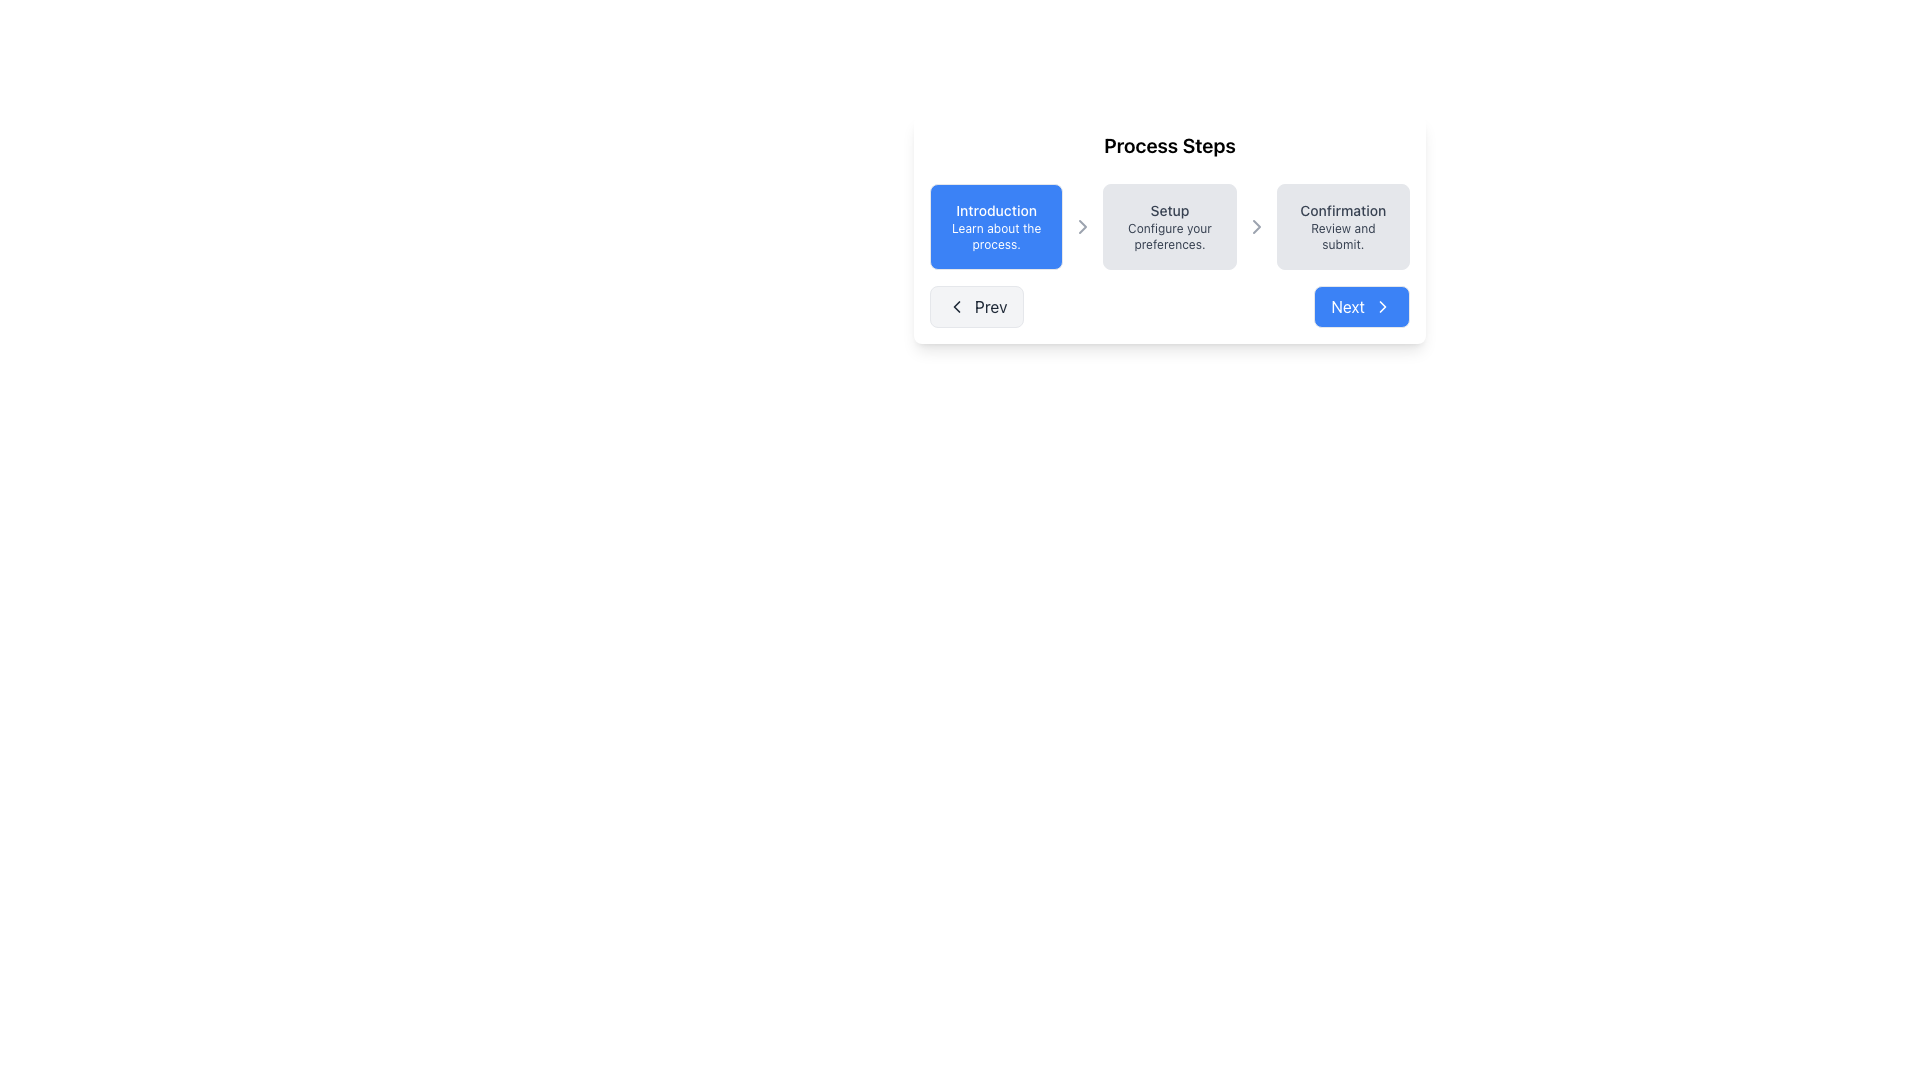 The height and width of the screenshot is (1080, 1920). What do you see at coordinates (1381, 307) in the screenshot?
I see `the forward progression icon located within the 'Next' button in the lower-right corner of the 'Process Steps' dialog` at bounding box center [1381, 307].